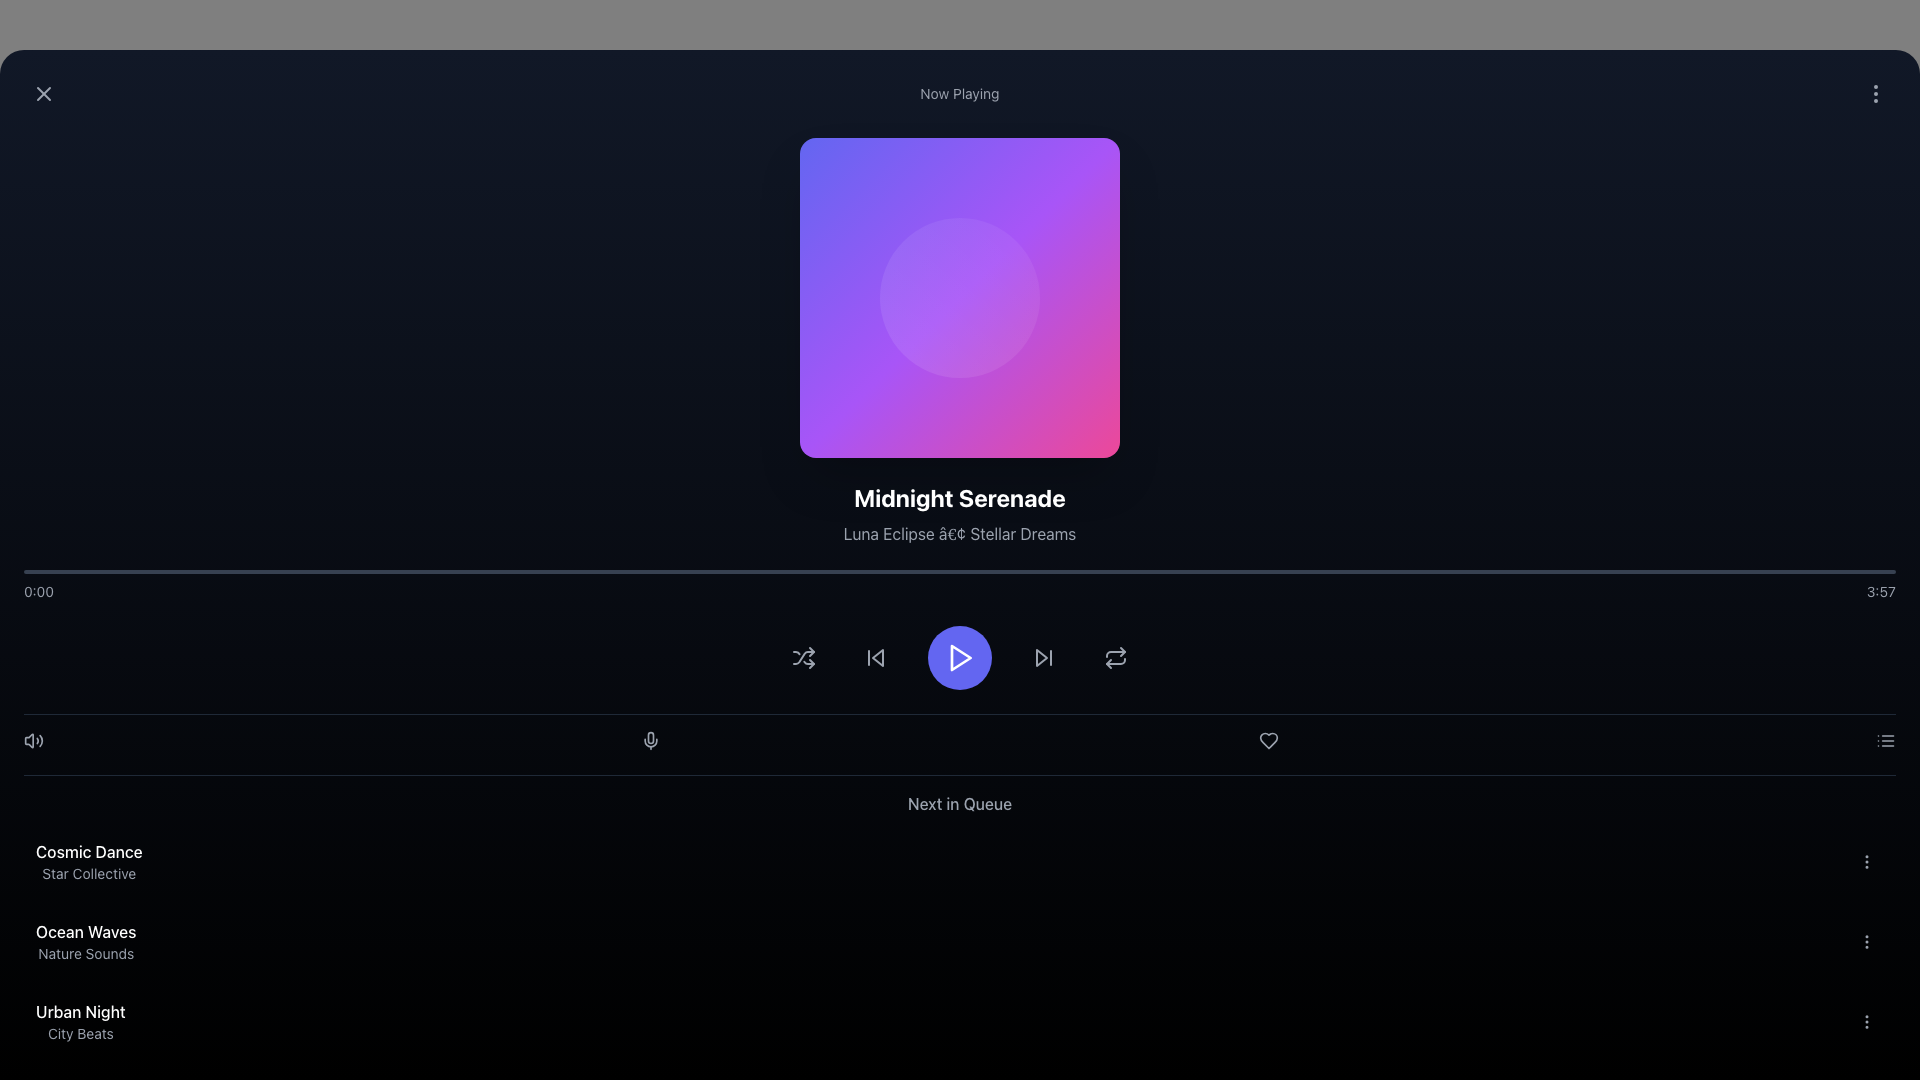  What do you see at coordinates (80, 1033) in the screenshot?
I see `the text element that serves as a descriptor for the main title 'Urban Night', located below it as a subheading` at bounding box center [80, 1033].